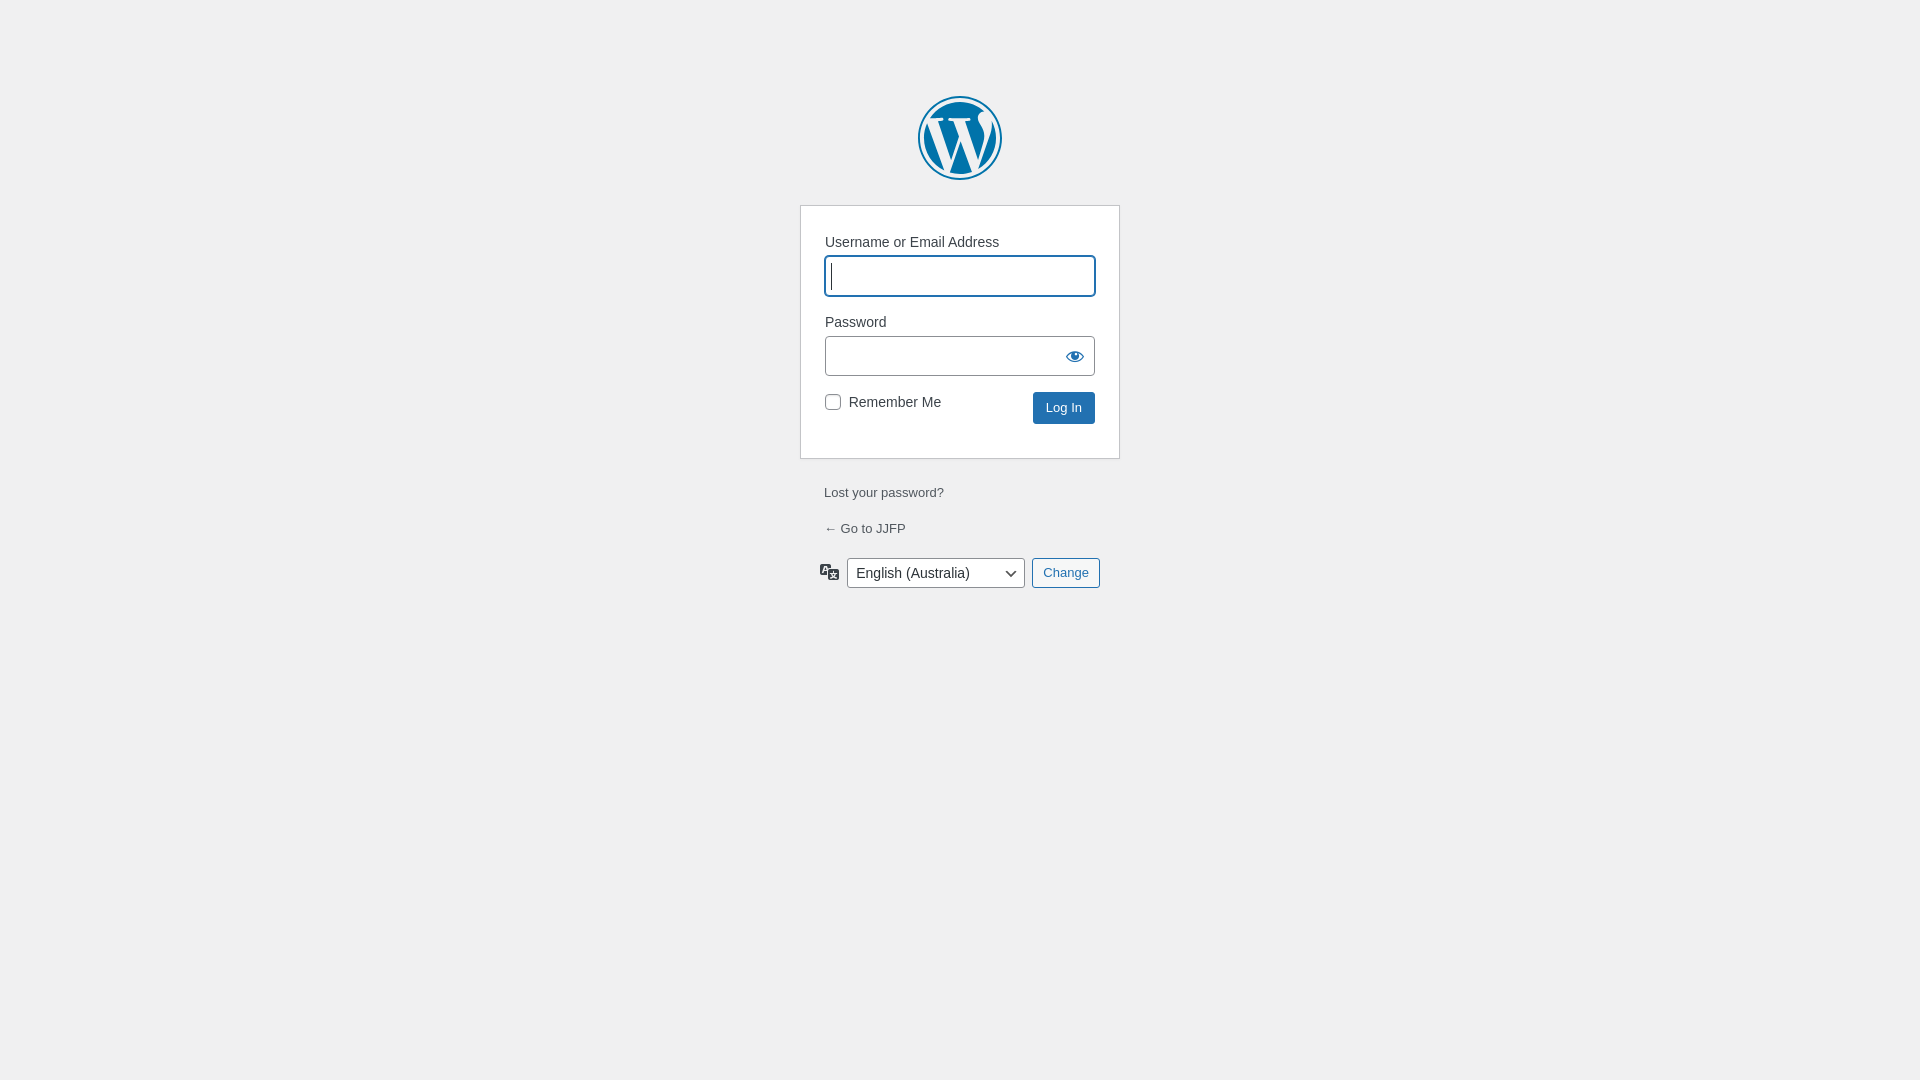  I want to click on 'Powered by WordPress', so click(916, 137).